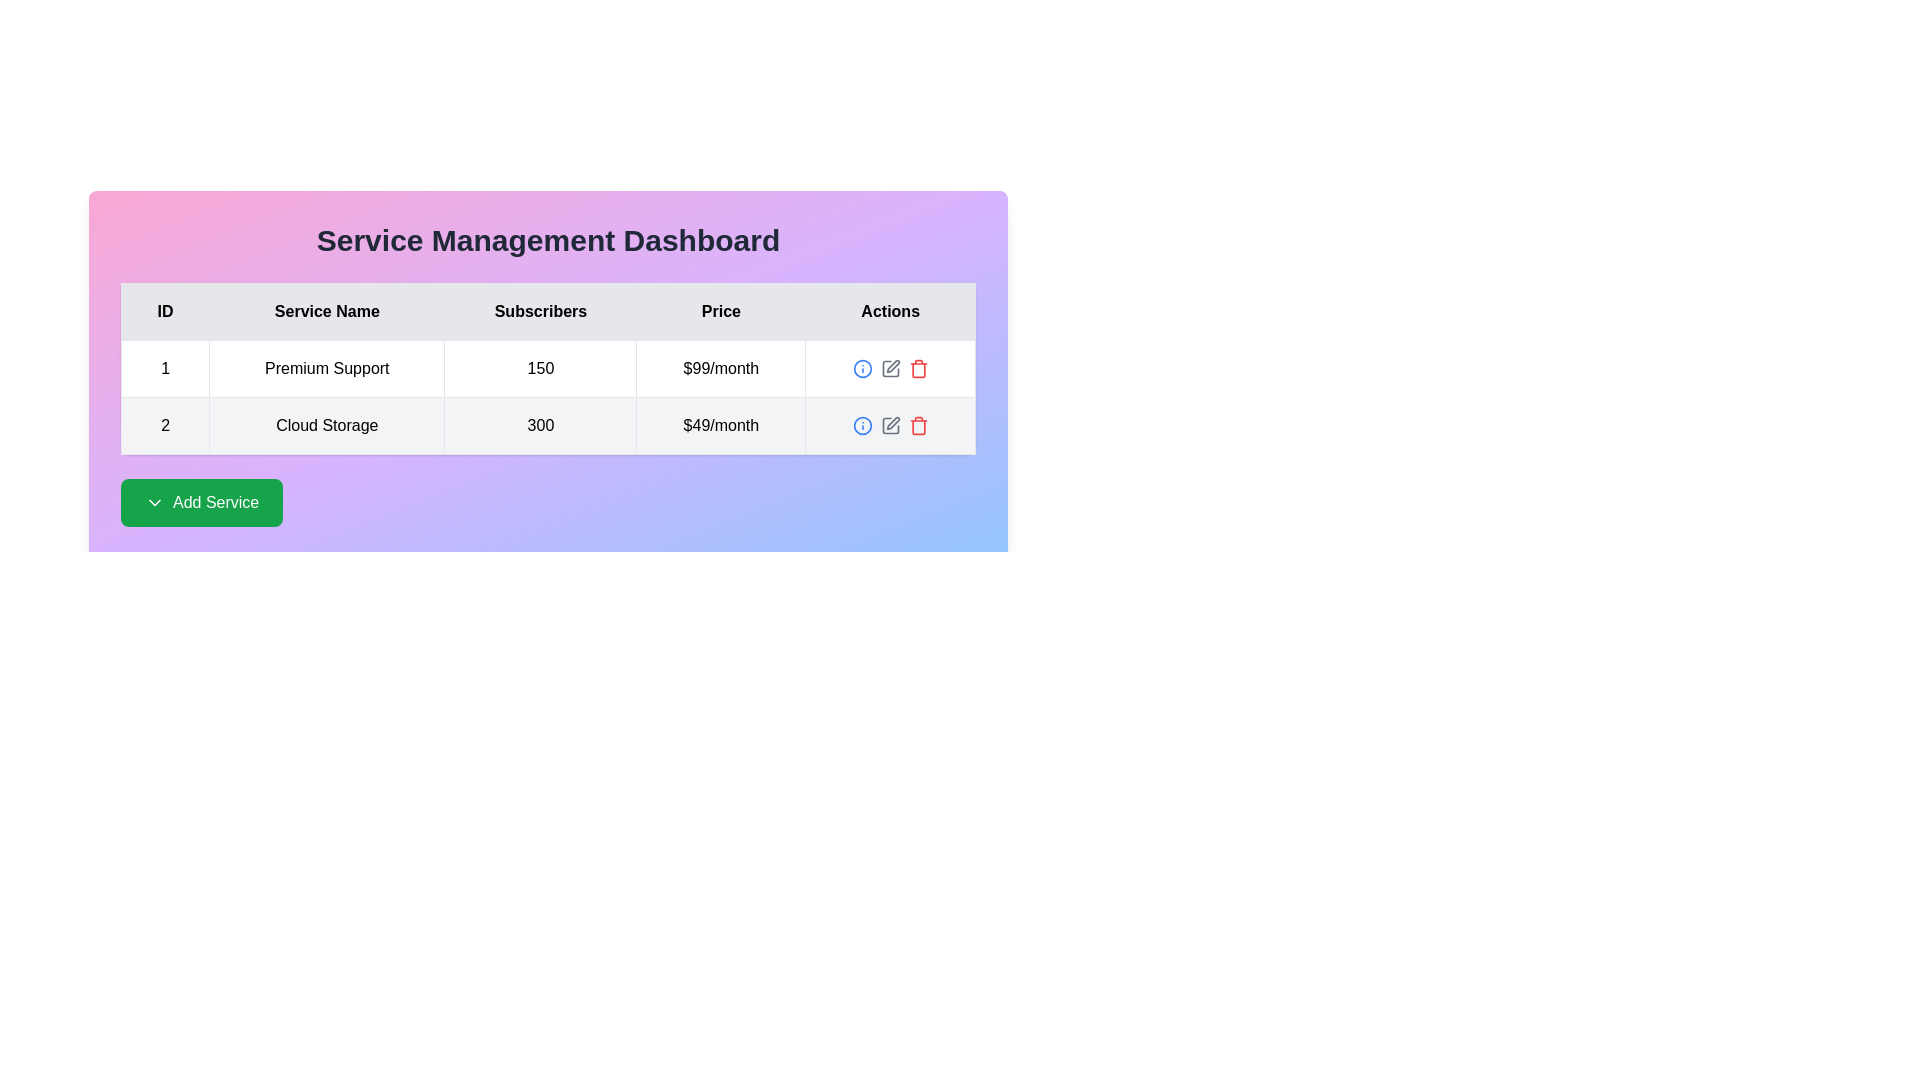 This screenshot has width=1920, height=1080. I want to click on the numeric value '150' in the 'Subscribers' column, which is the third cell in the first row of the table, so click(548, 374).